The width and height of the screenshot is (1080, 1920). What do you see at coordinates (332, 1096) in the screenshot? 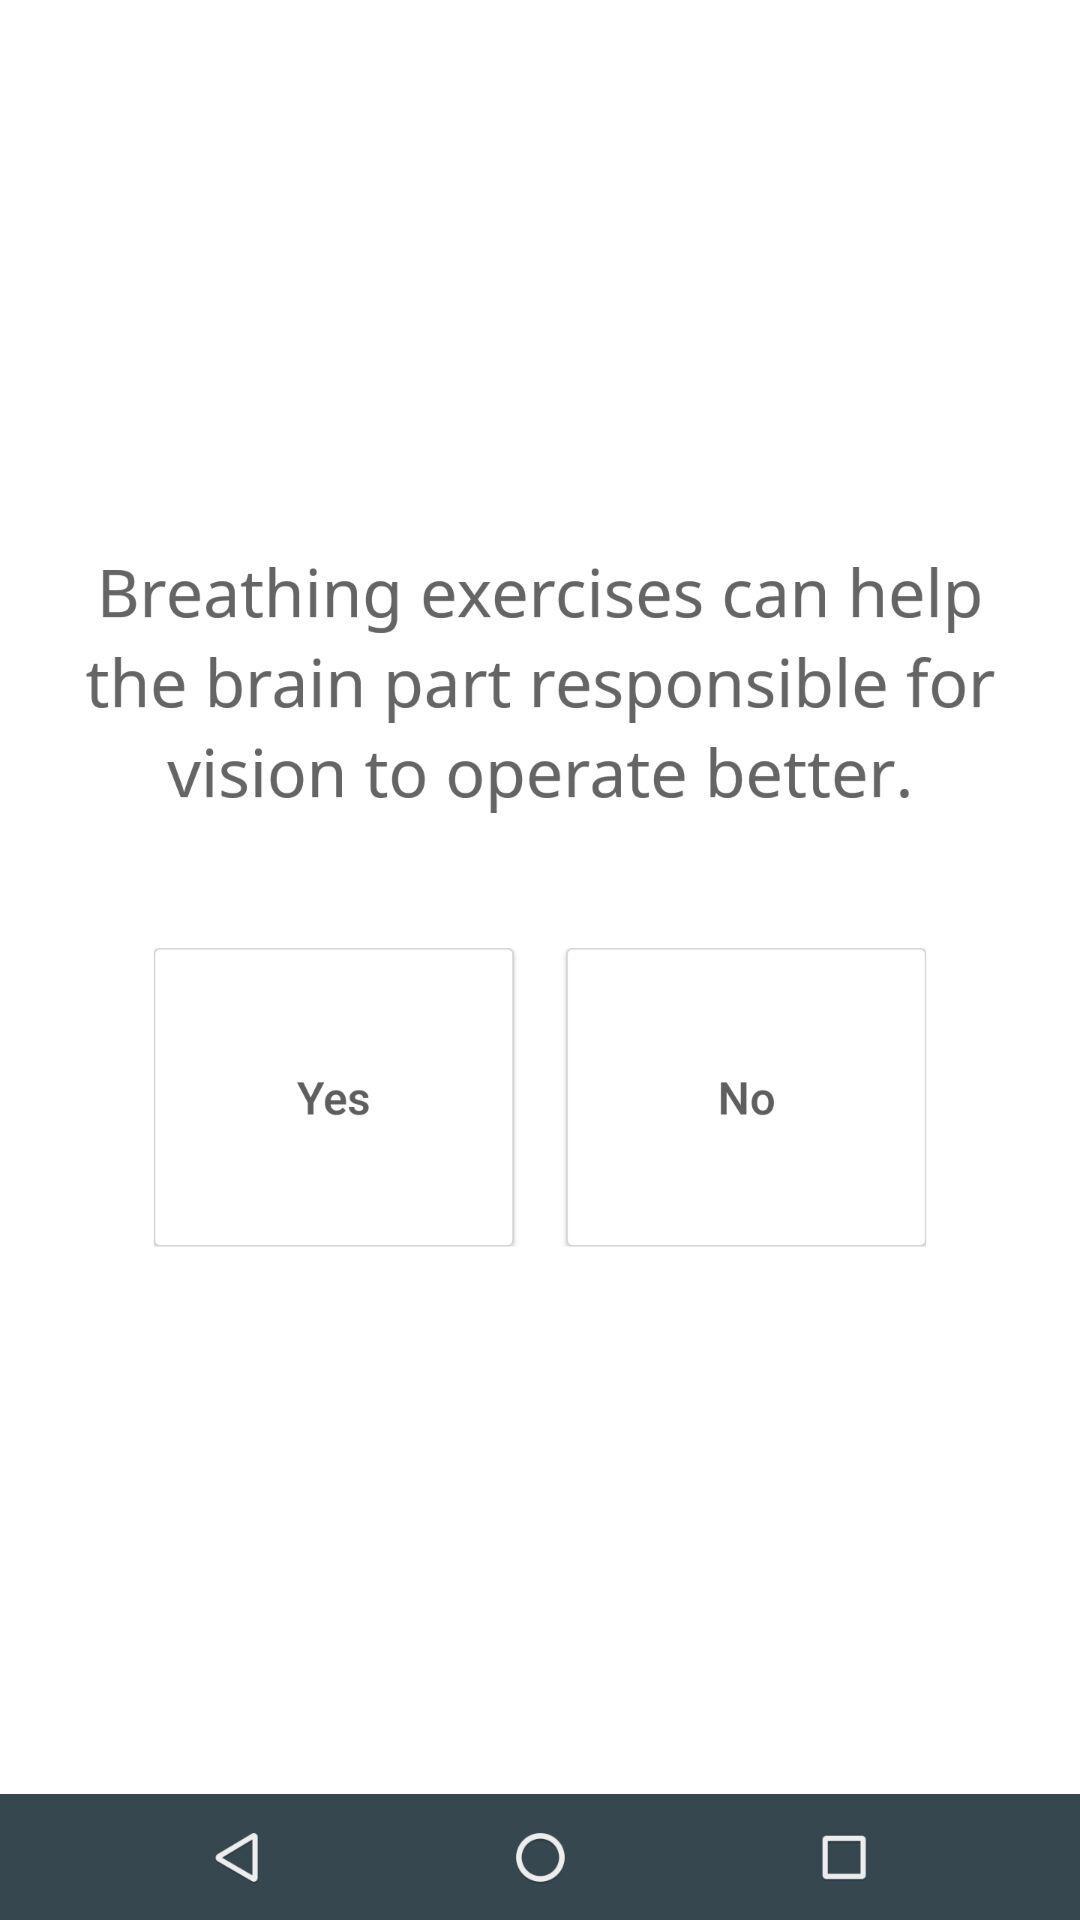
I see `item next to the no button` at bounding box center [332, 1096].